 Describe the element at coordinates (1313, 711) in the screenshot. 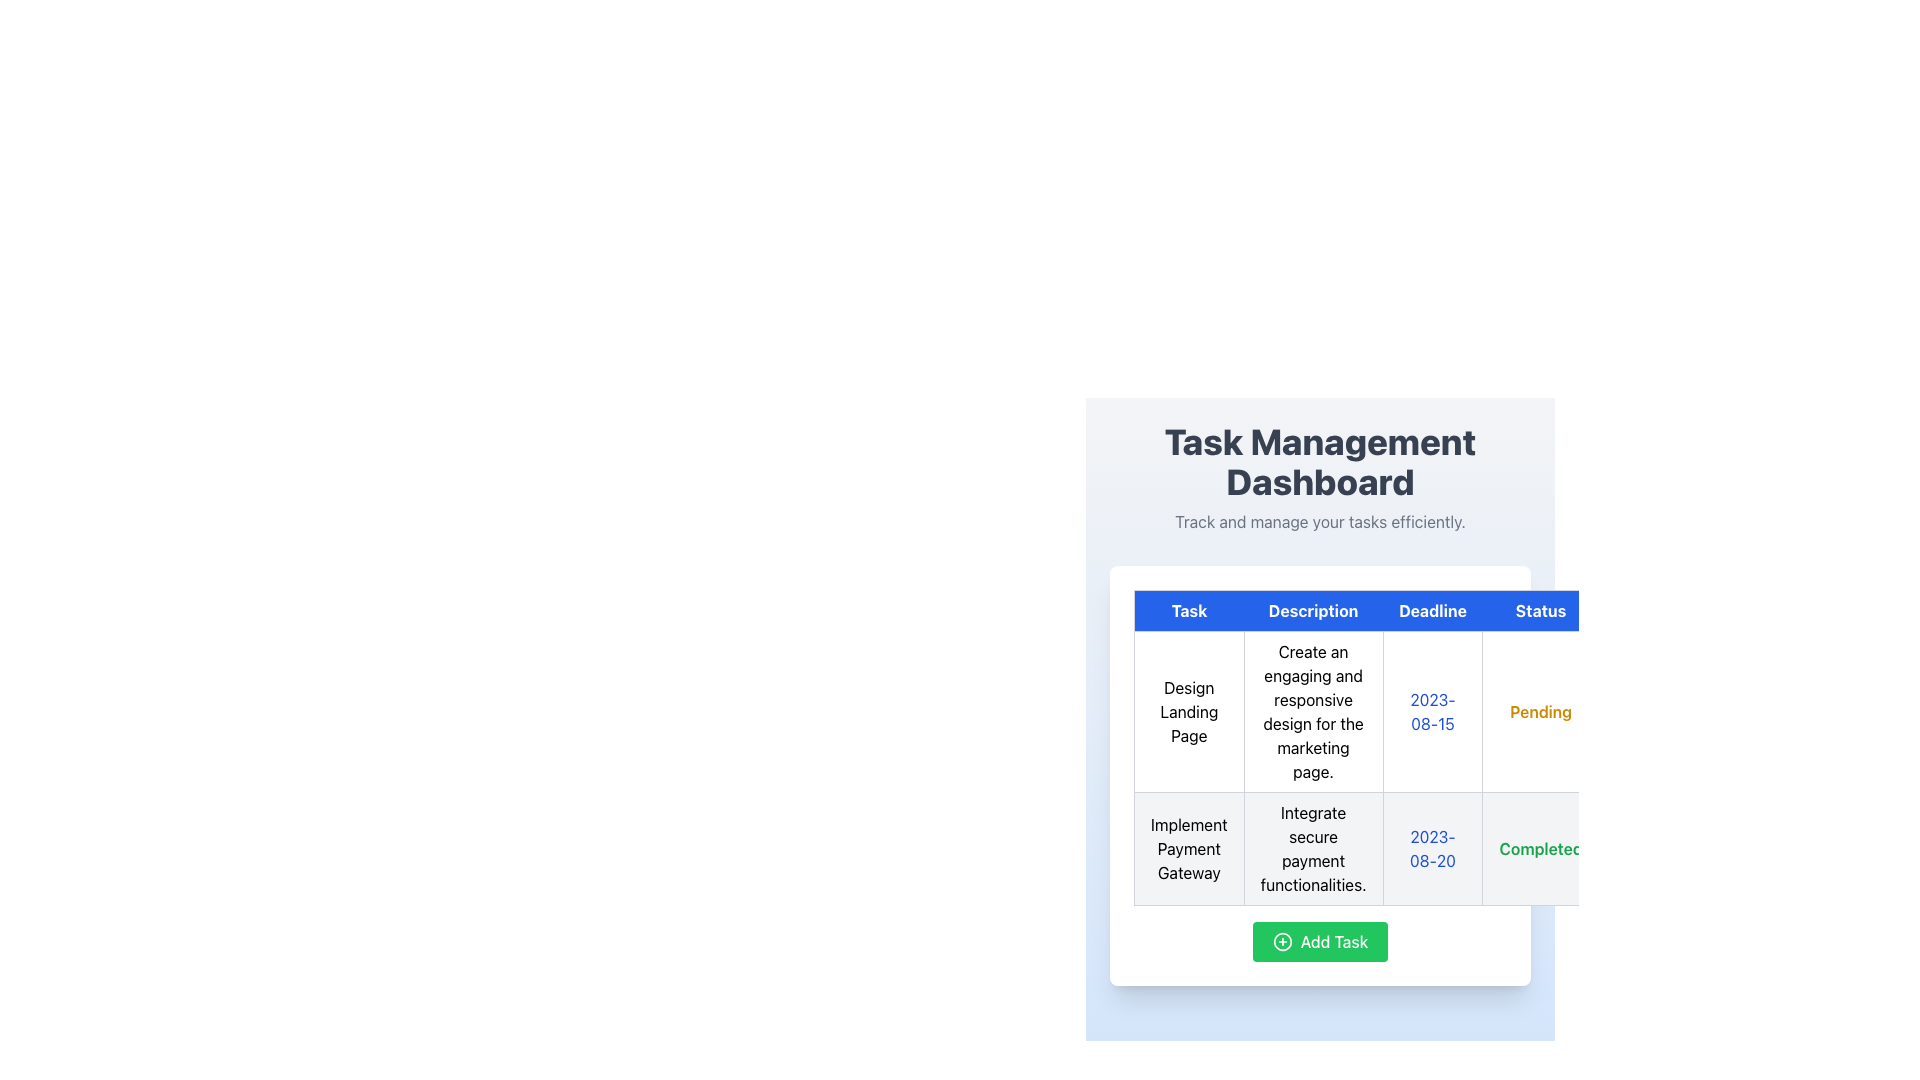

I see `the text in the Text Display Box that provides the detailed description of the task, located in the second column of the first row of the table` at that location.